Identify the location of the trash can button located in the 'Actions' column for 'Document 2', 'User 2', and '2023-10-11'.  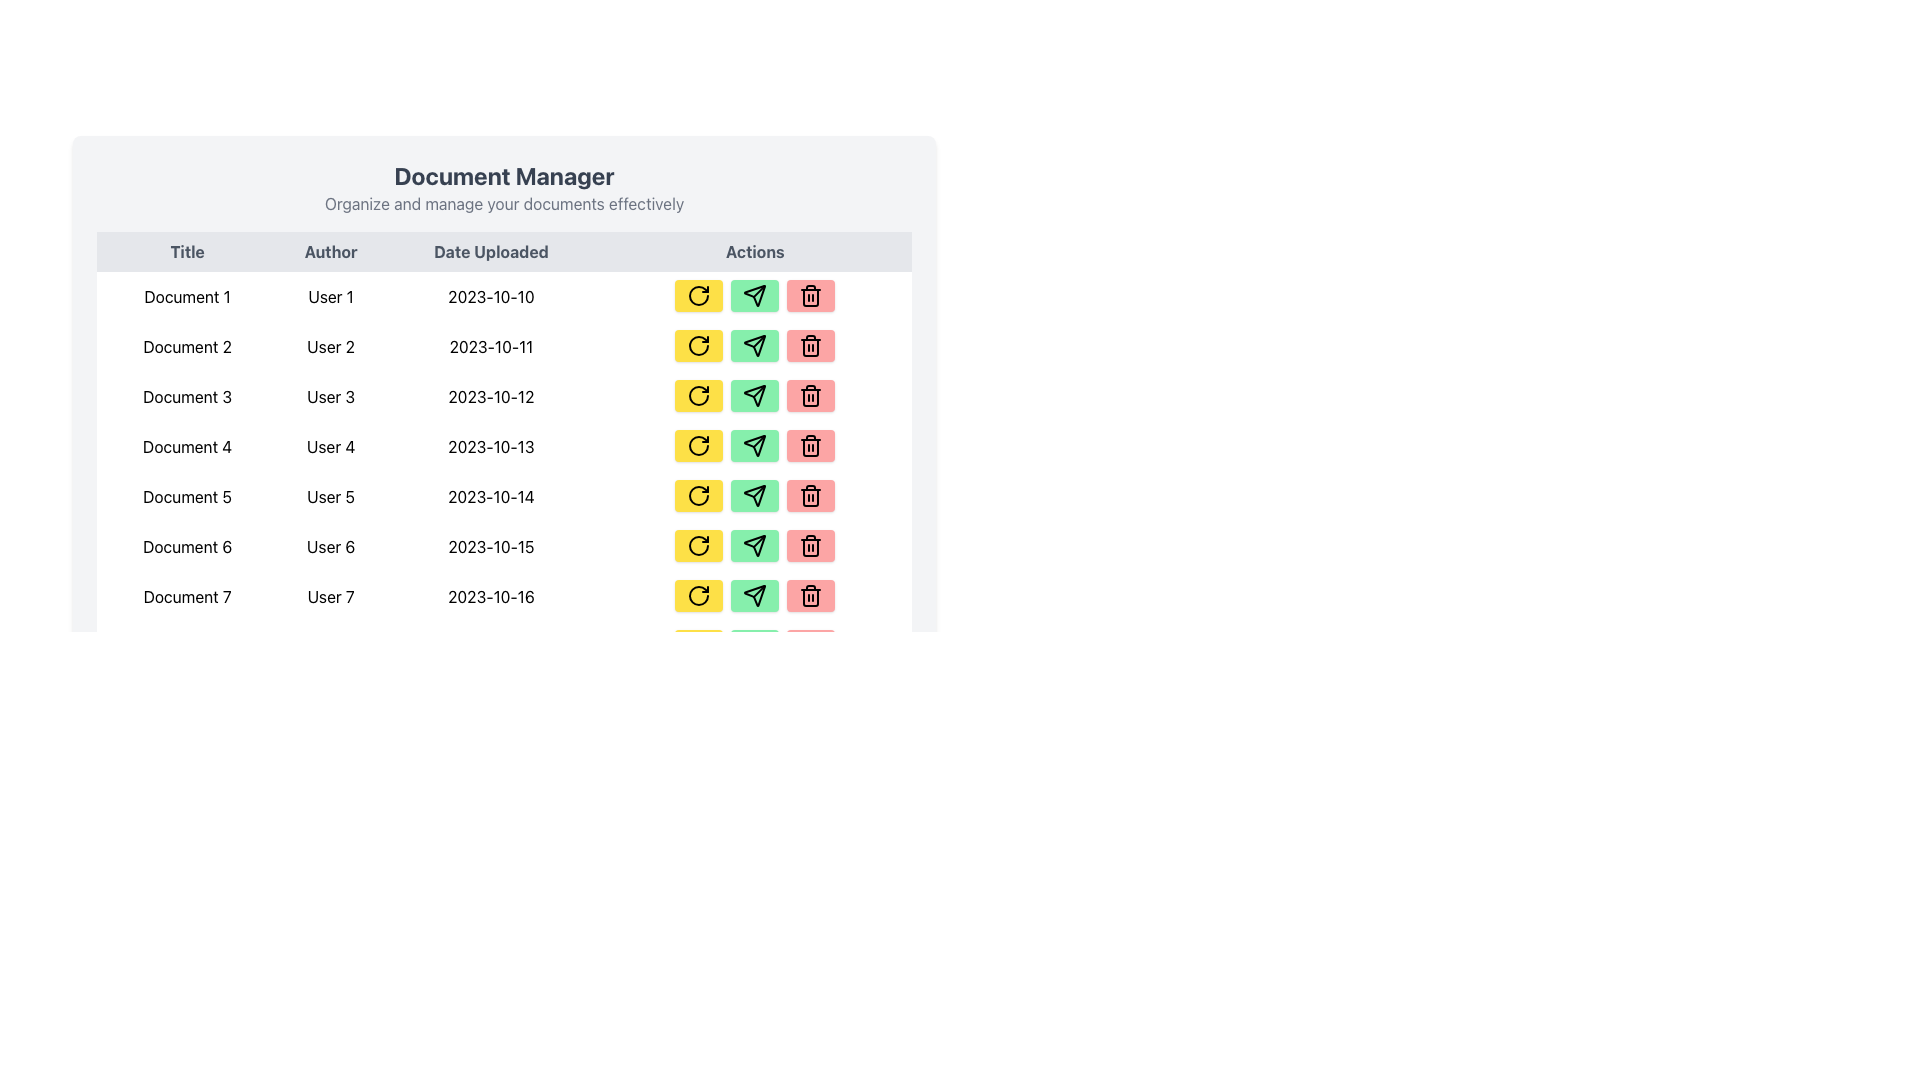
(811, 346).